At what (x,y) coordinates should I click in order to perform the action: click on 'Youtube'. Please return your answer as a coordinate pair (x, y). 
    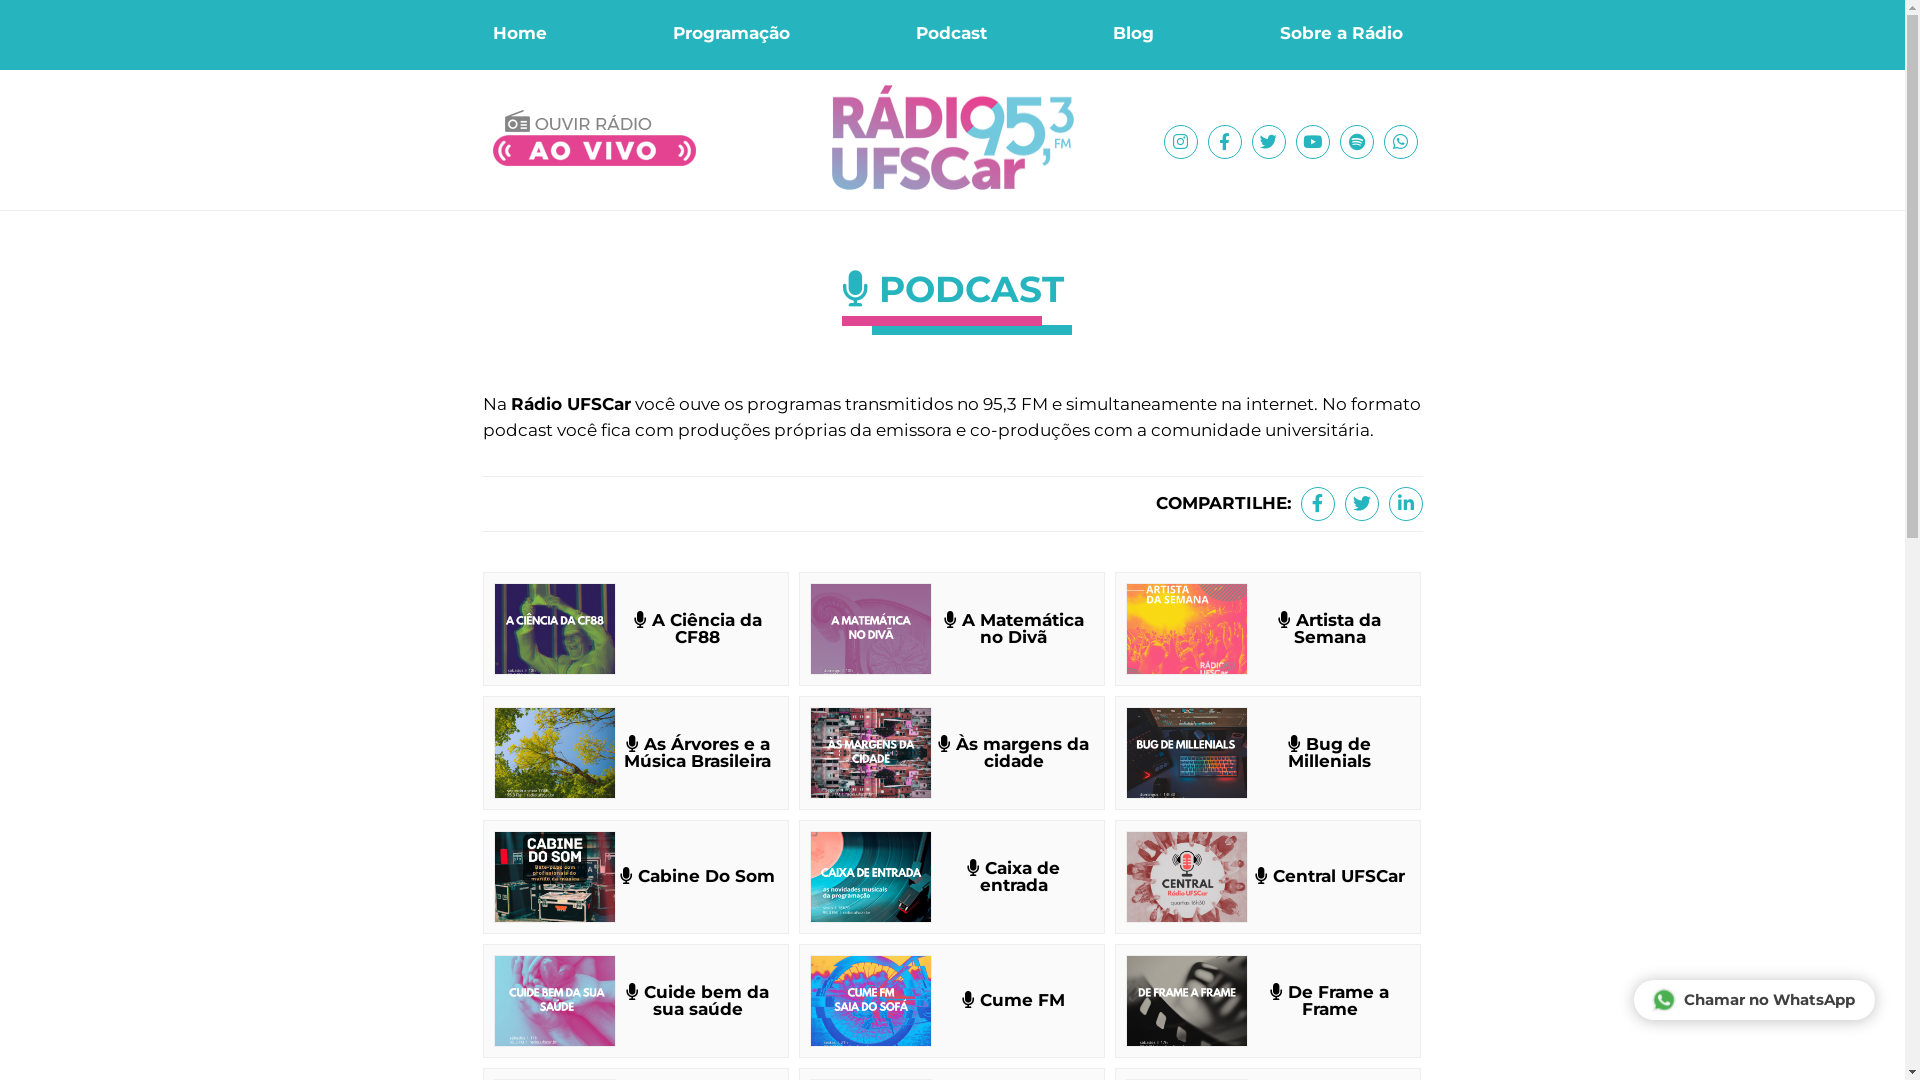
    Looking at the image, I should click on (1313, 141).